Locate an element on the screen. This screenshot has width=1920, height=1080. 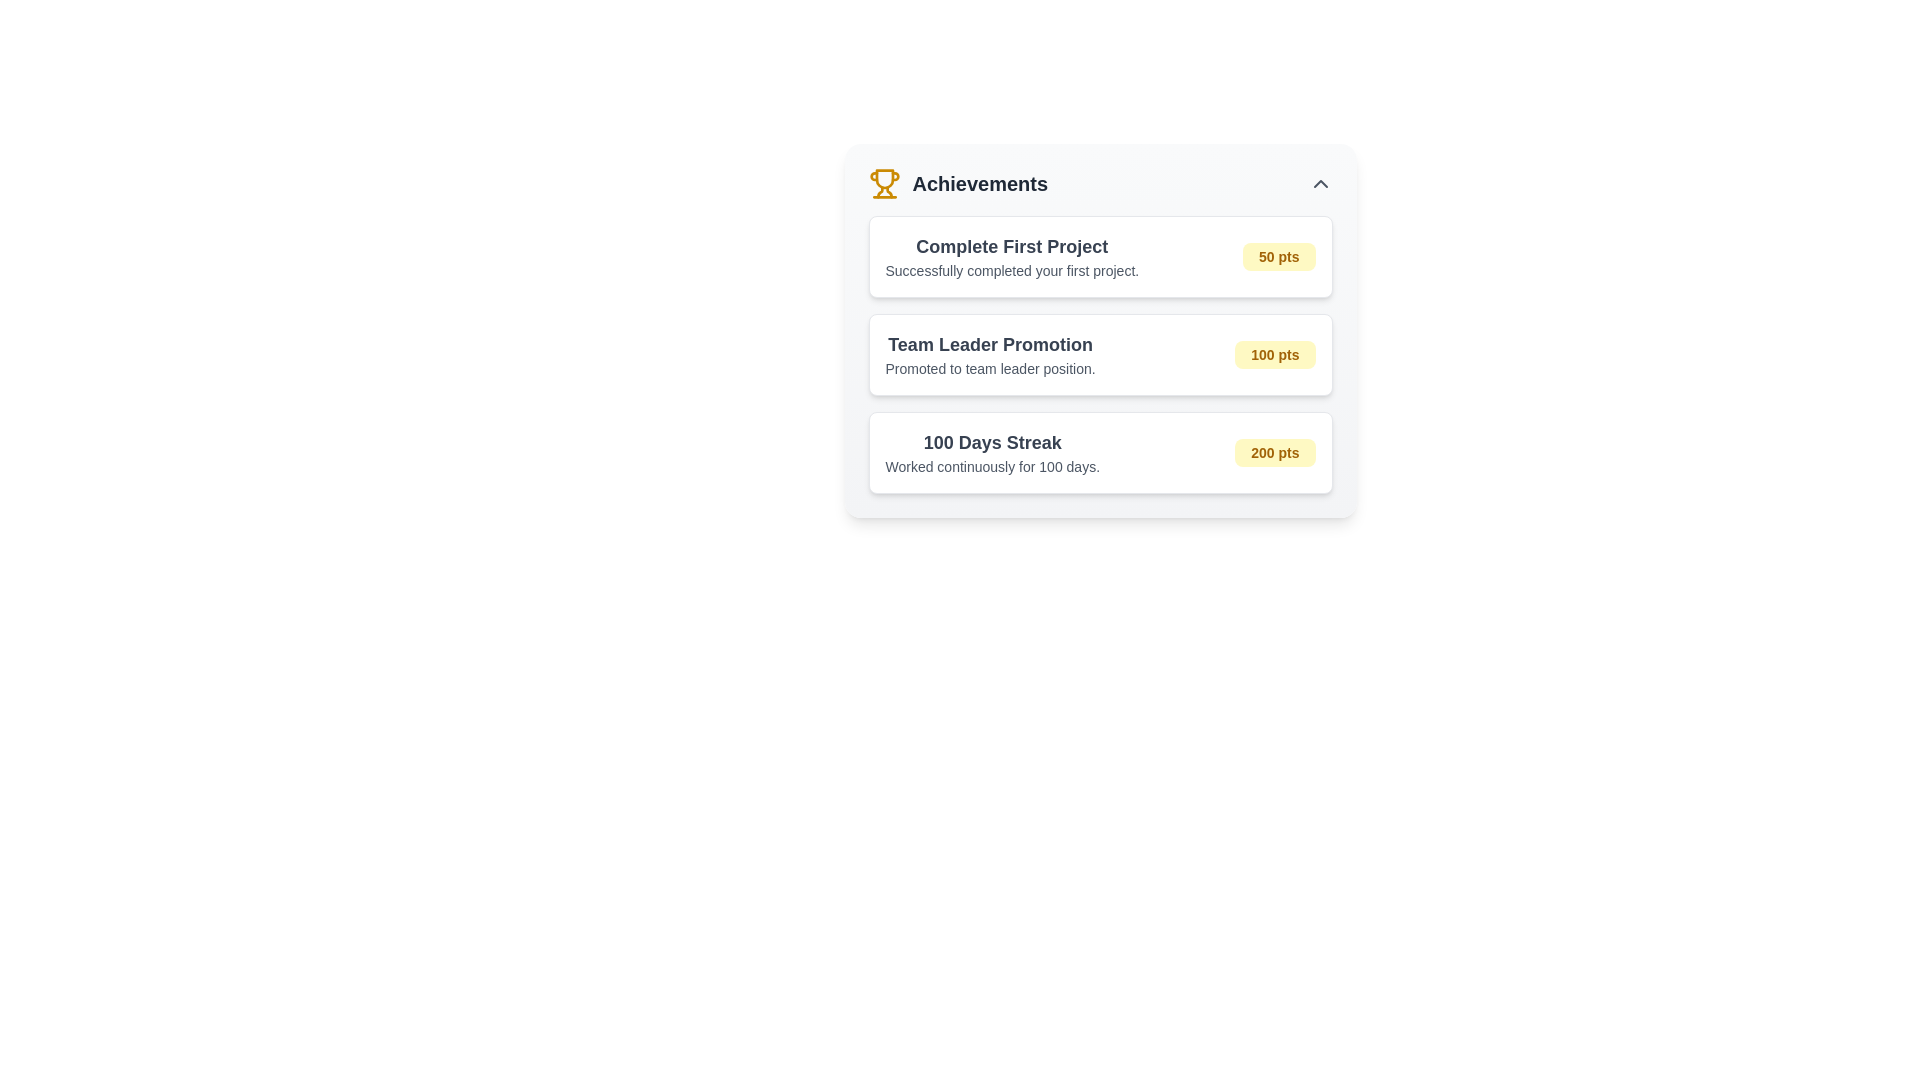
details of the achievement displayed on the Achievement card, which is the second item in the list, located between 'Complete First Project' and '100 Days Streak' is located at coordinates (1099, 353).